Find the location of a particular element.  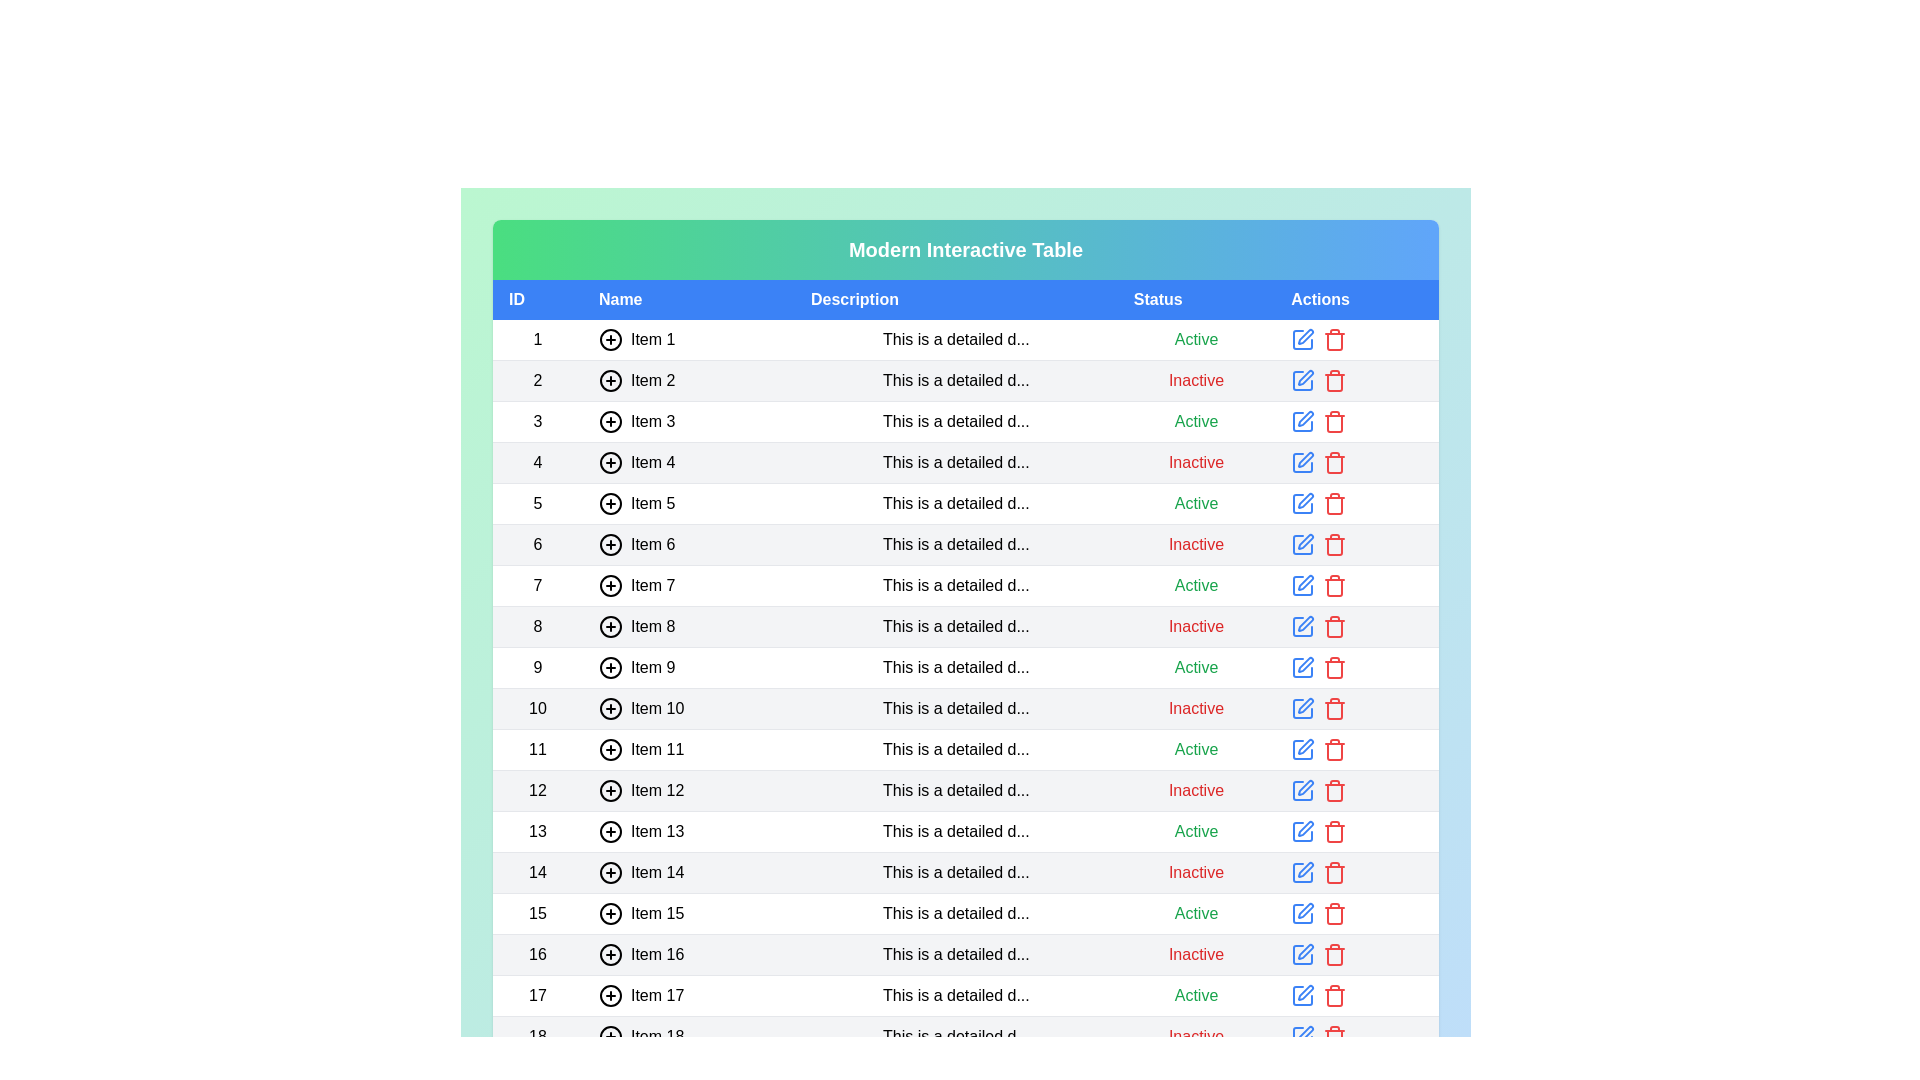

the header Description to sort the table by that column is located at coordinates (955, 300).